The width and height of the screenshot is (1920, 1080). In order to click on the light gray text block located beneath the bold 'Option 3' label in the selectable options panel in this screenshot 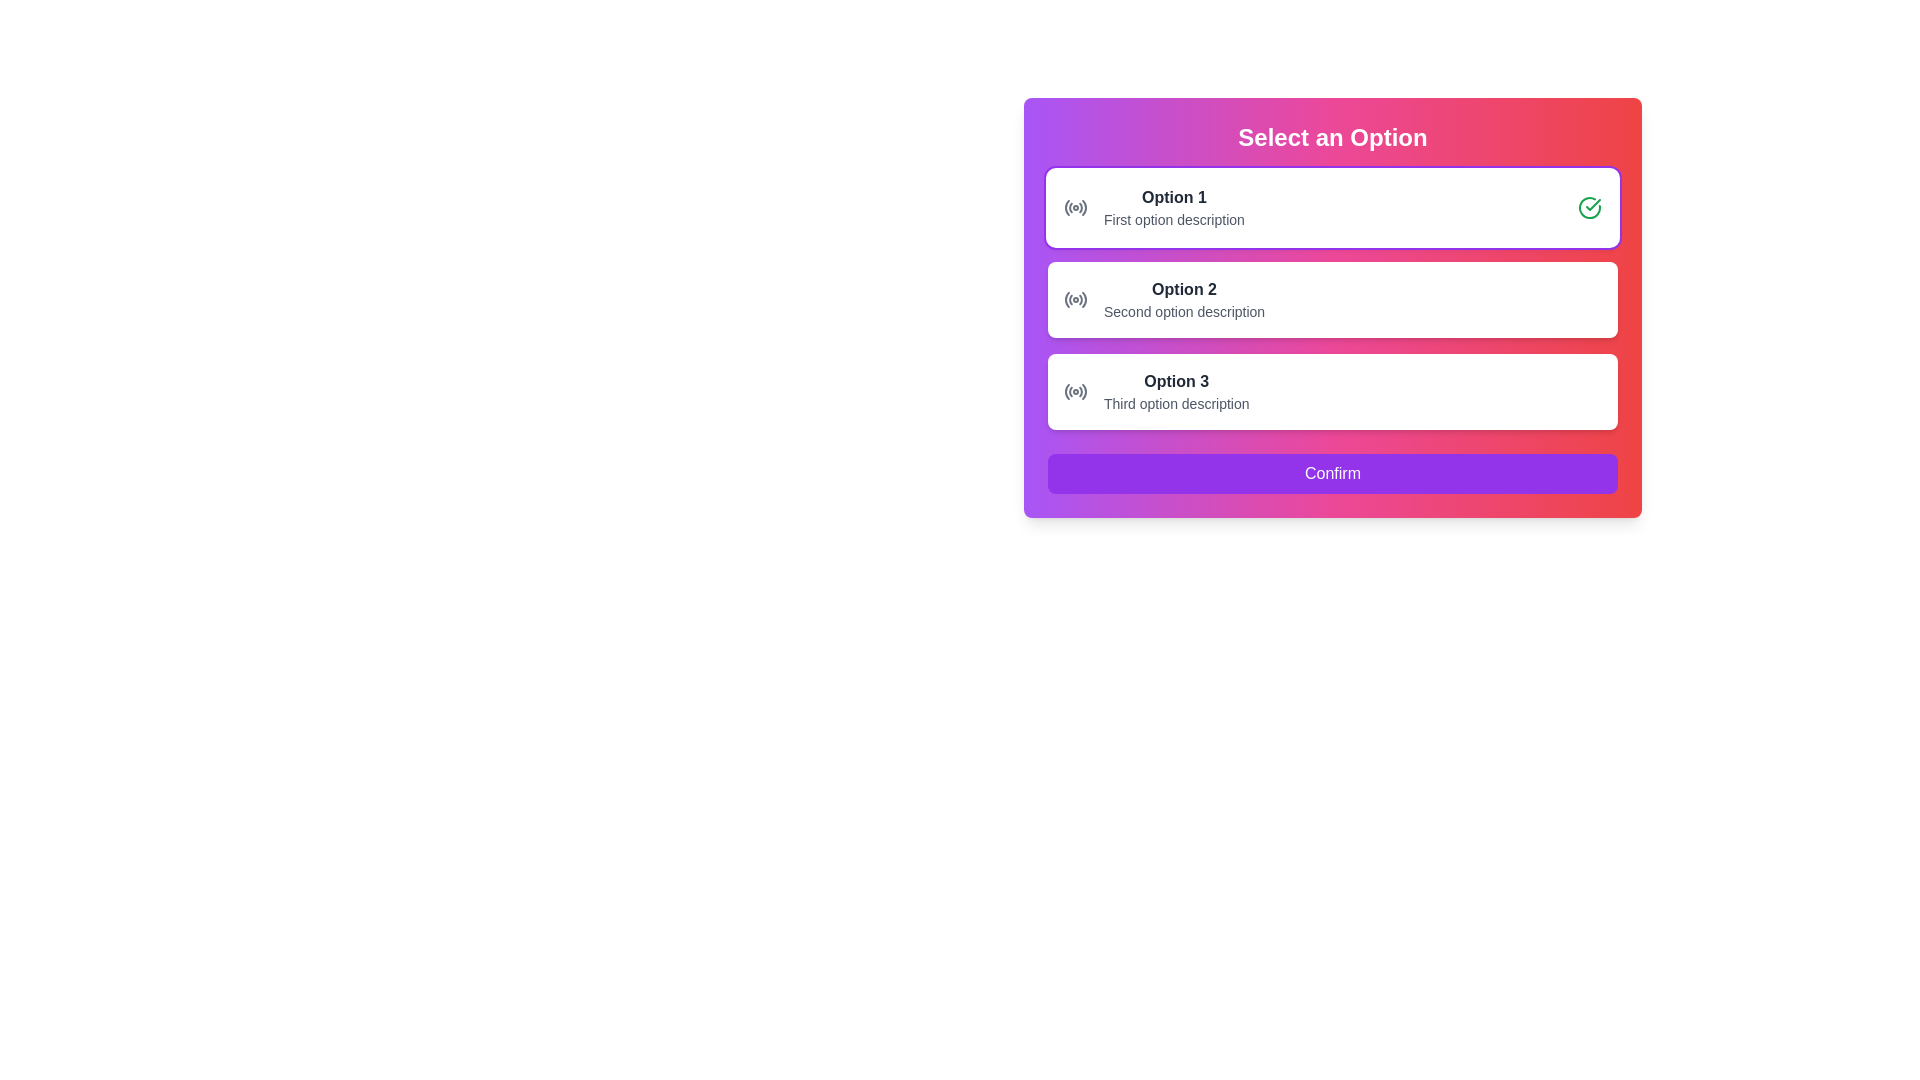, I will do `click(1176, 404)`.